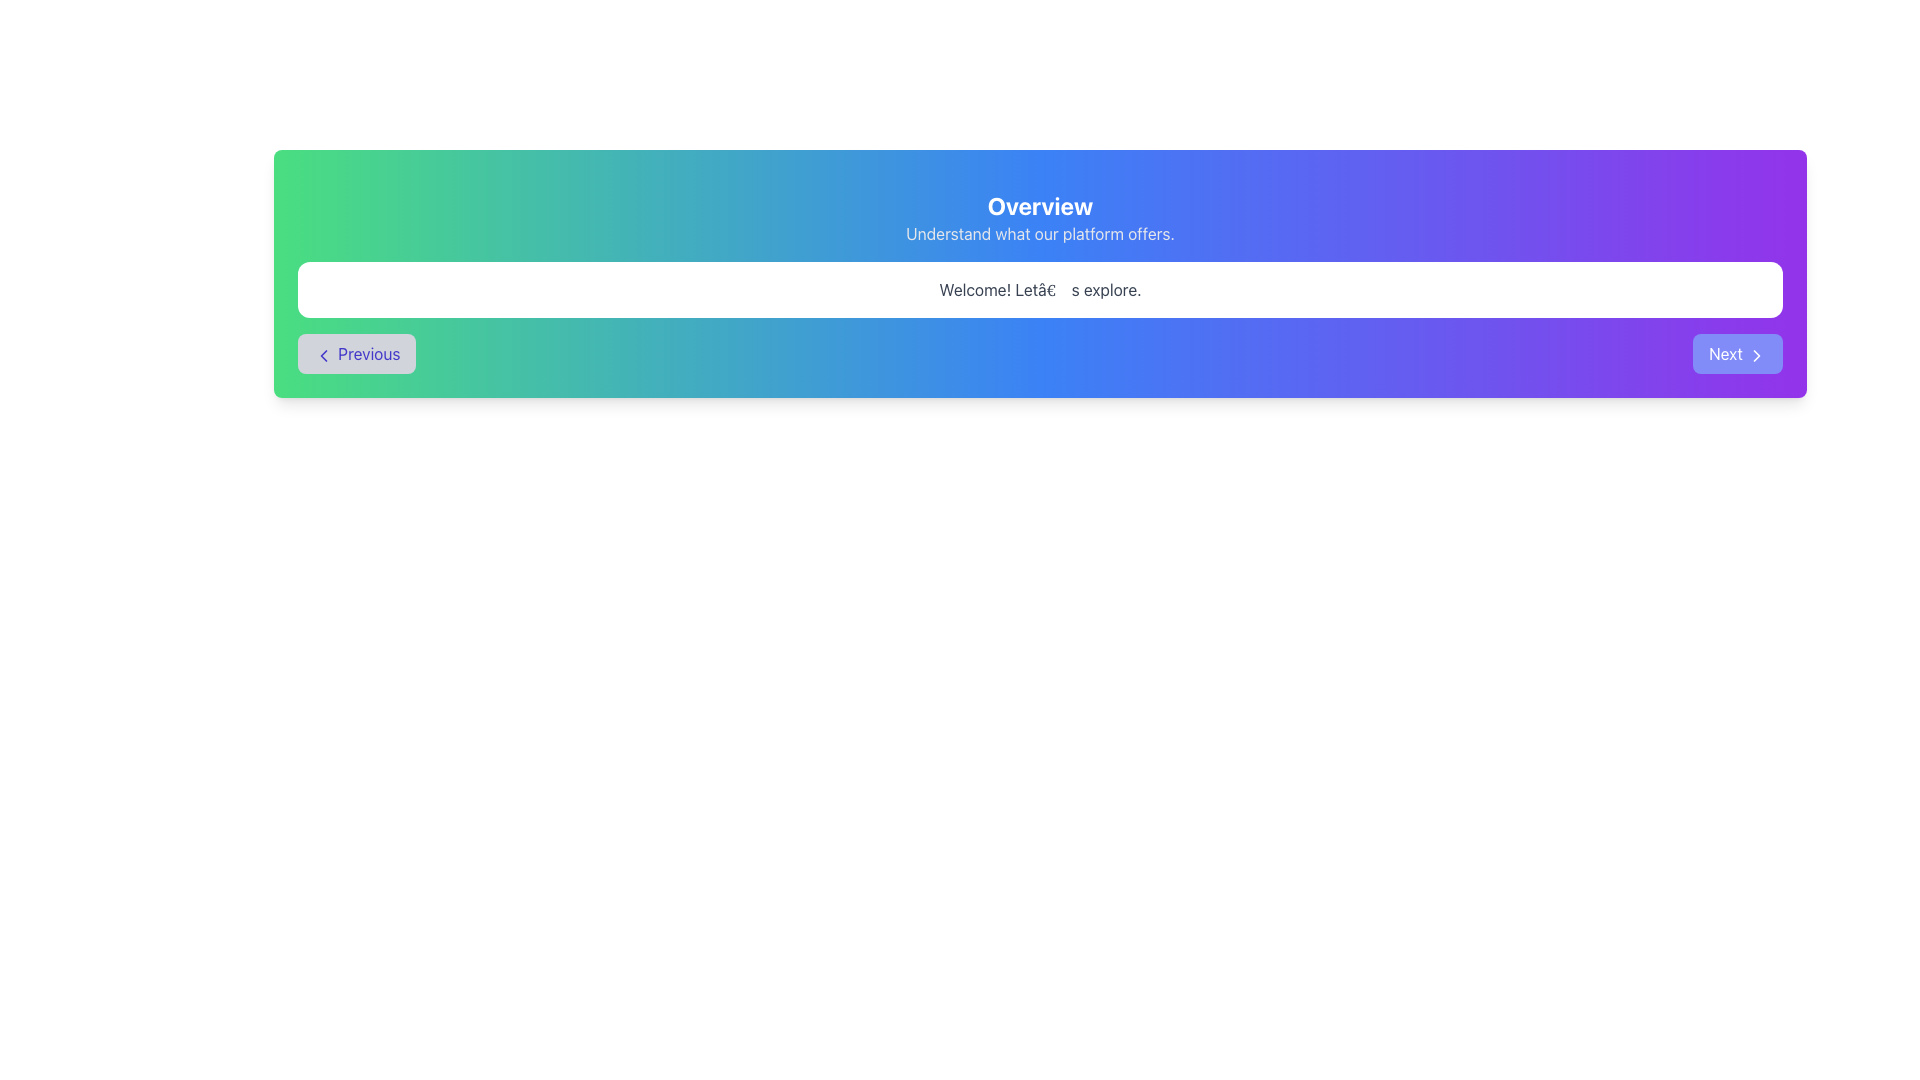  What do you see at coordinates (1040, 233) in the screenshot?
I see `the static text label that reads 'Understand what our platform offers.' which is located directly below the 'Overview' heading` at bounding box center [1040, 233].